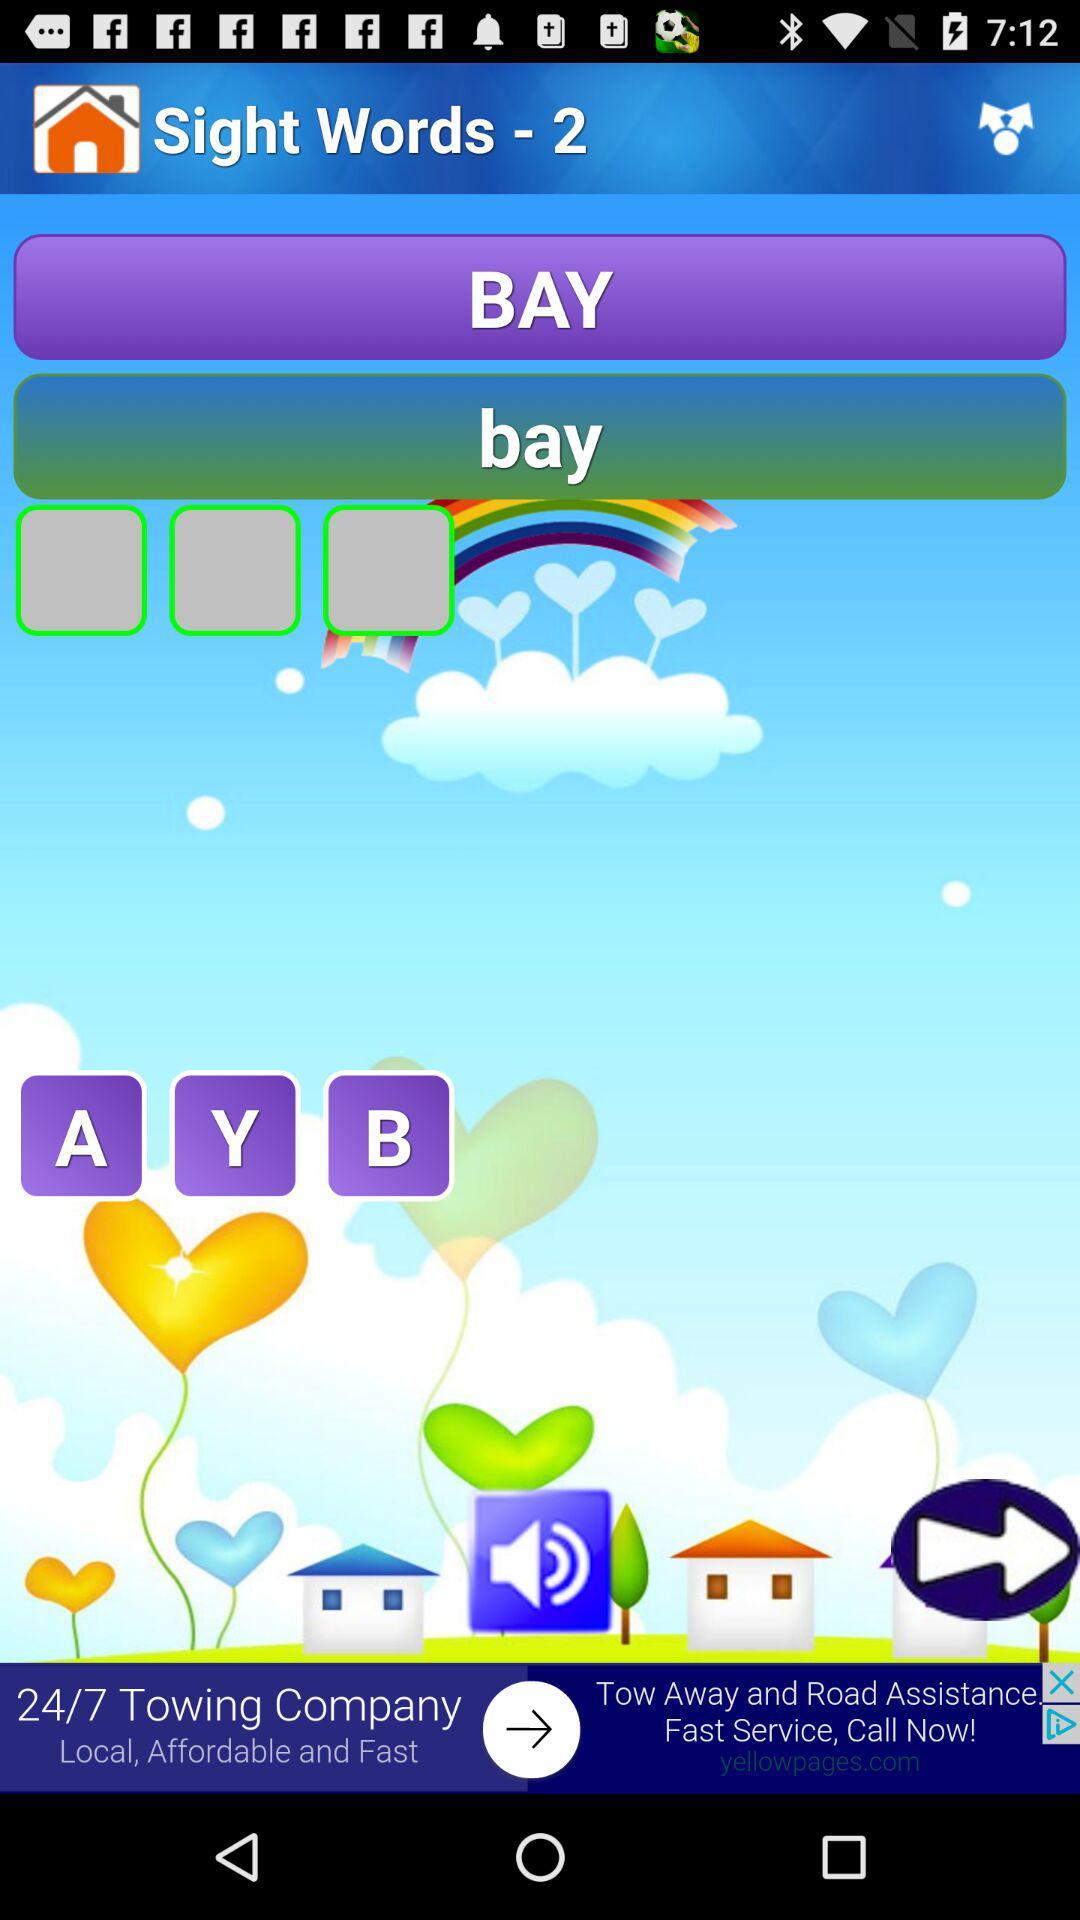  What do you see at coordinates (540, 1667) in the screenshot?
I see `the volume icon` at bounding box center [540, 1667].